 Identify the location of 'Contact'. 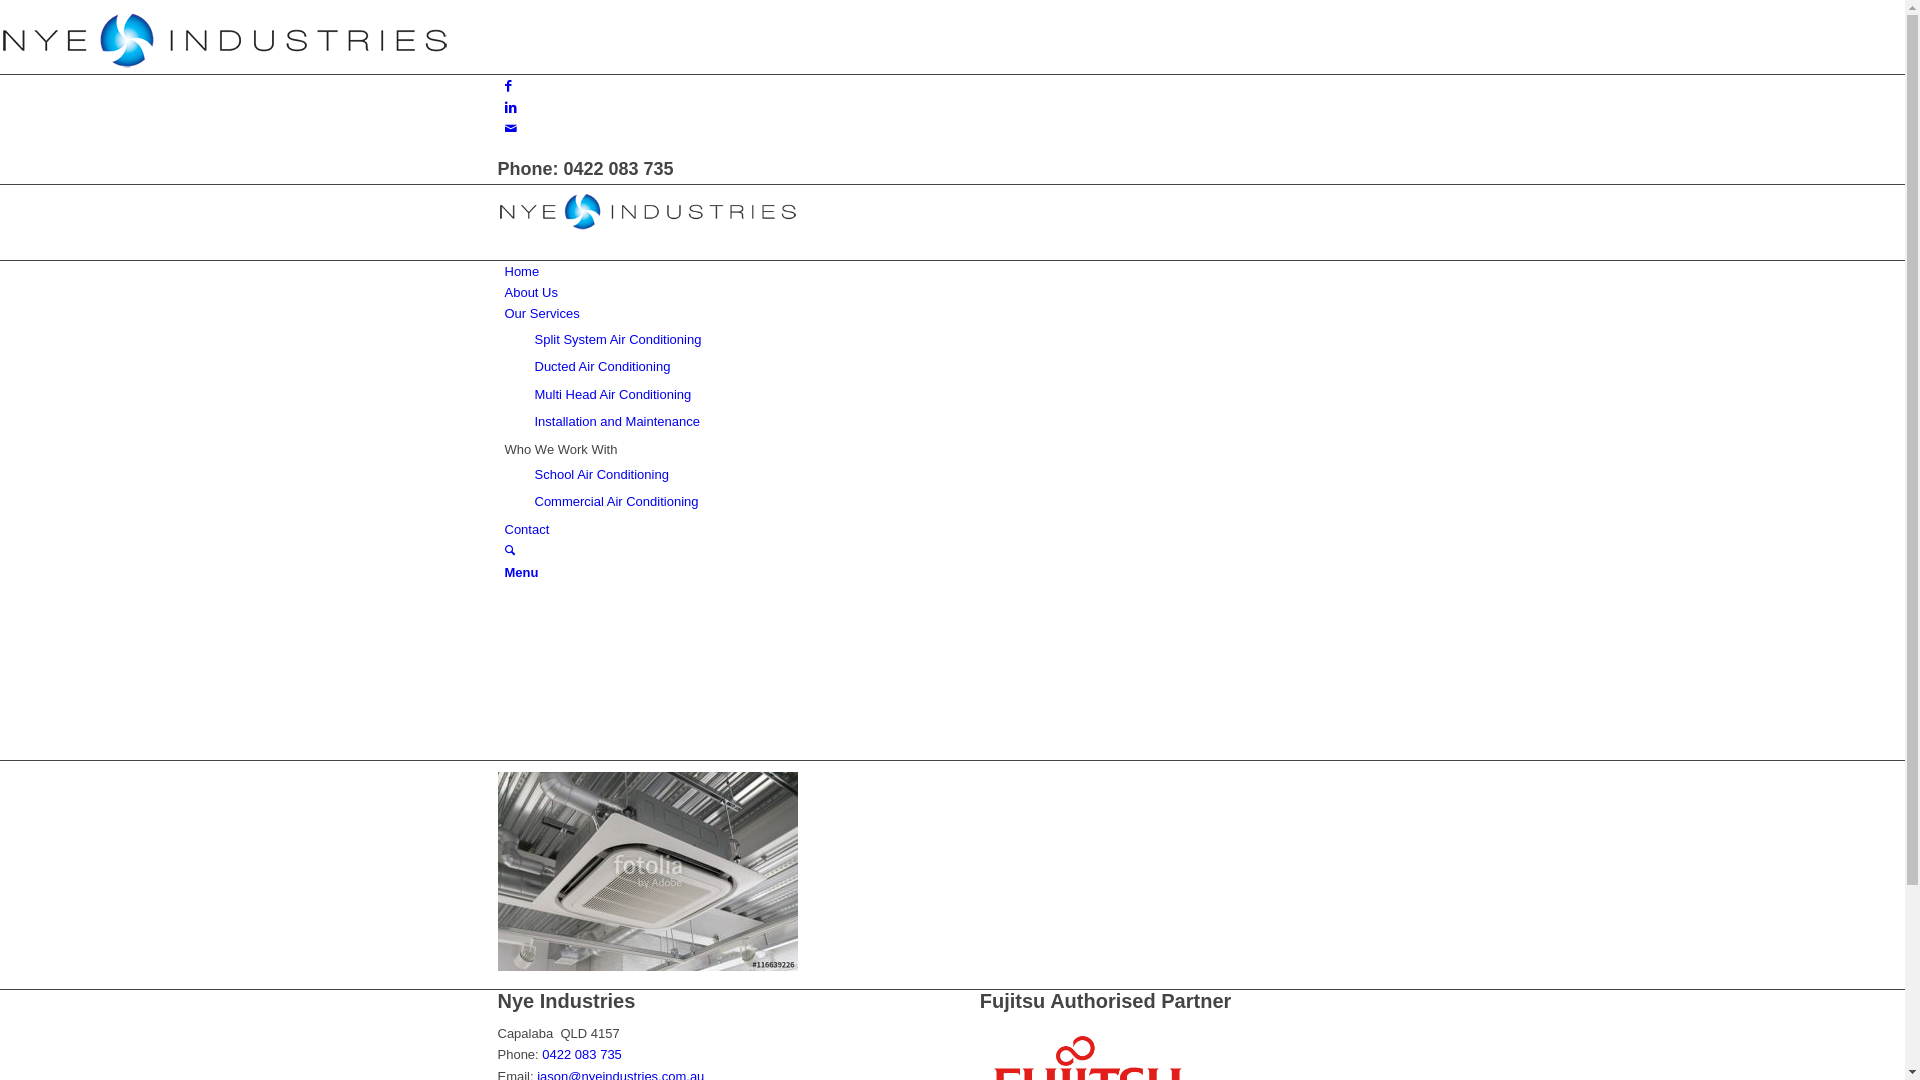
(504, 528).